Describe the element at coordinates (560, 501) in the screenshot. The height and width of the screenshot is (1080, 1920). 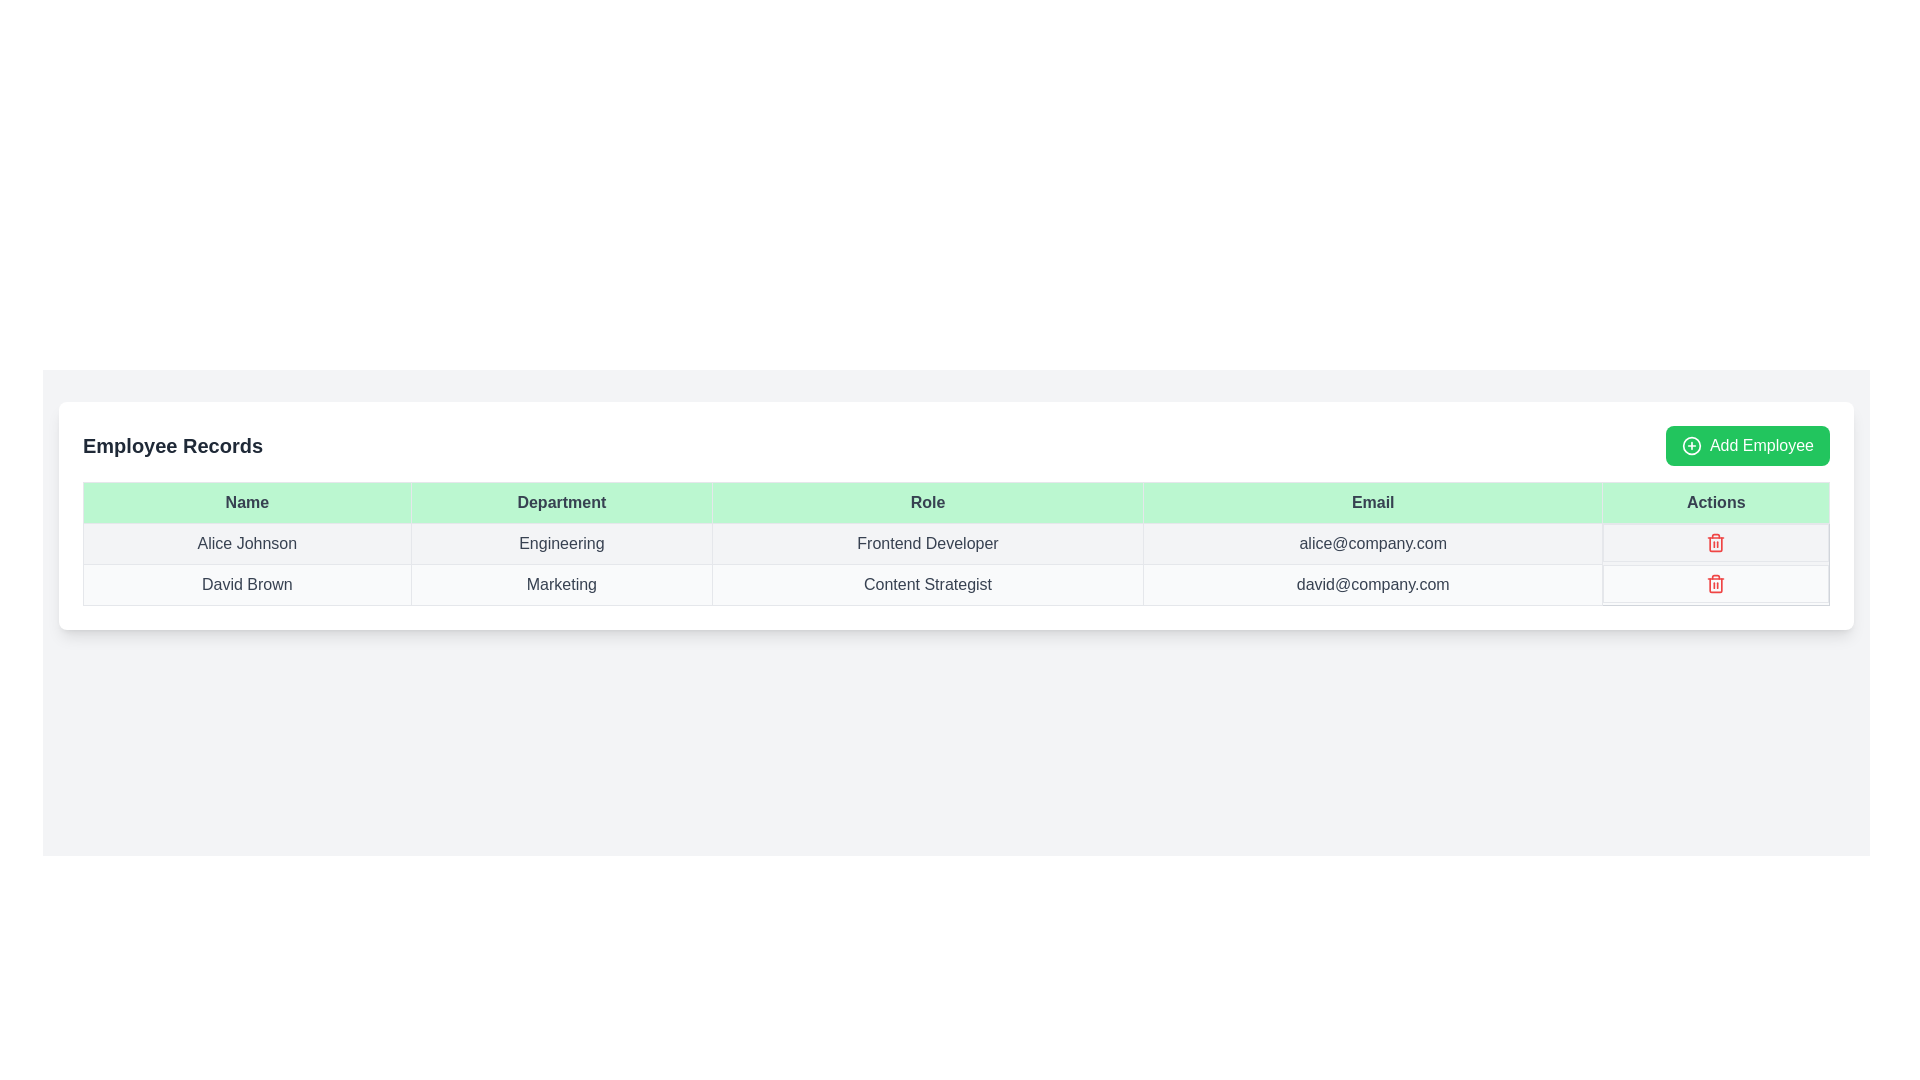
I see `the 'Department' header cell of the table, which is the second column from the left, positioned between 'Name' and 'Role'` at that location.